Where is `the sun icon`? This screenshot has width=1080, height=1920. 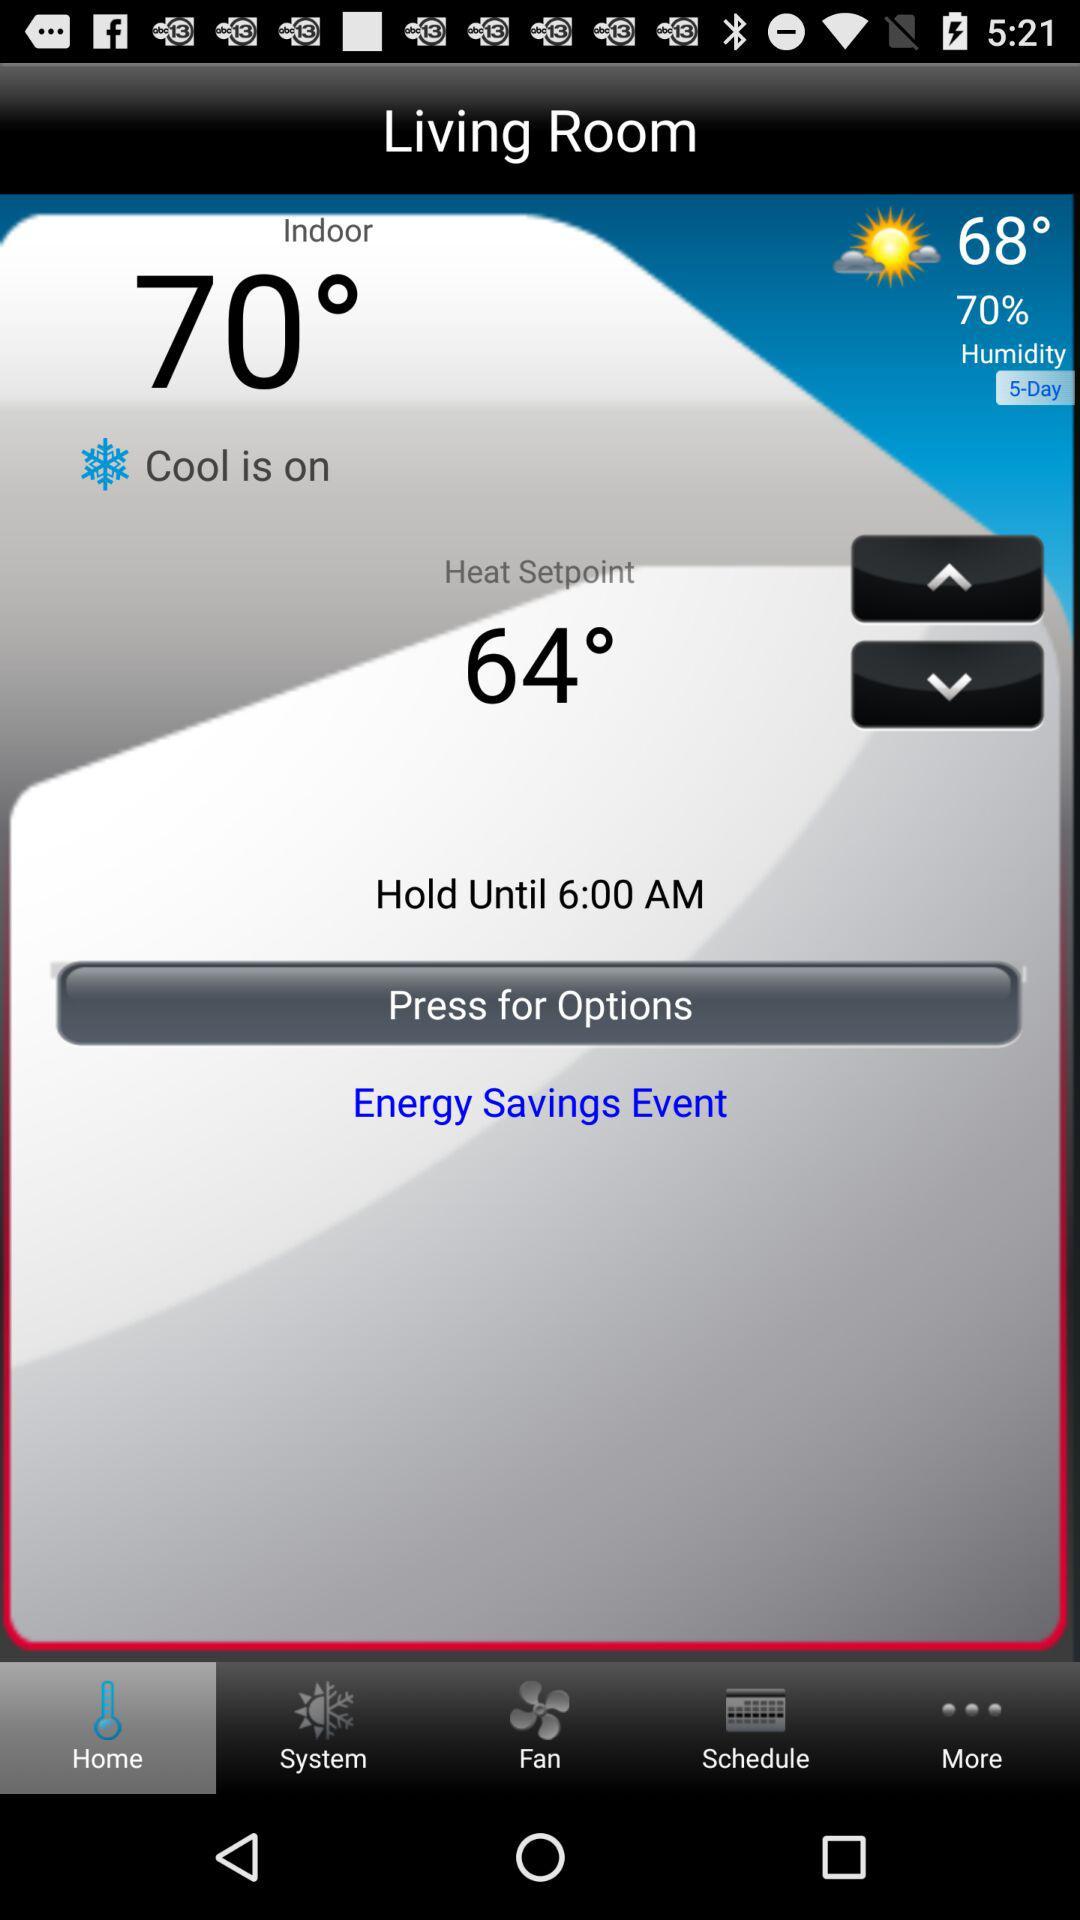 the sun icon is located at coordinates (889, 258).